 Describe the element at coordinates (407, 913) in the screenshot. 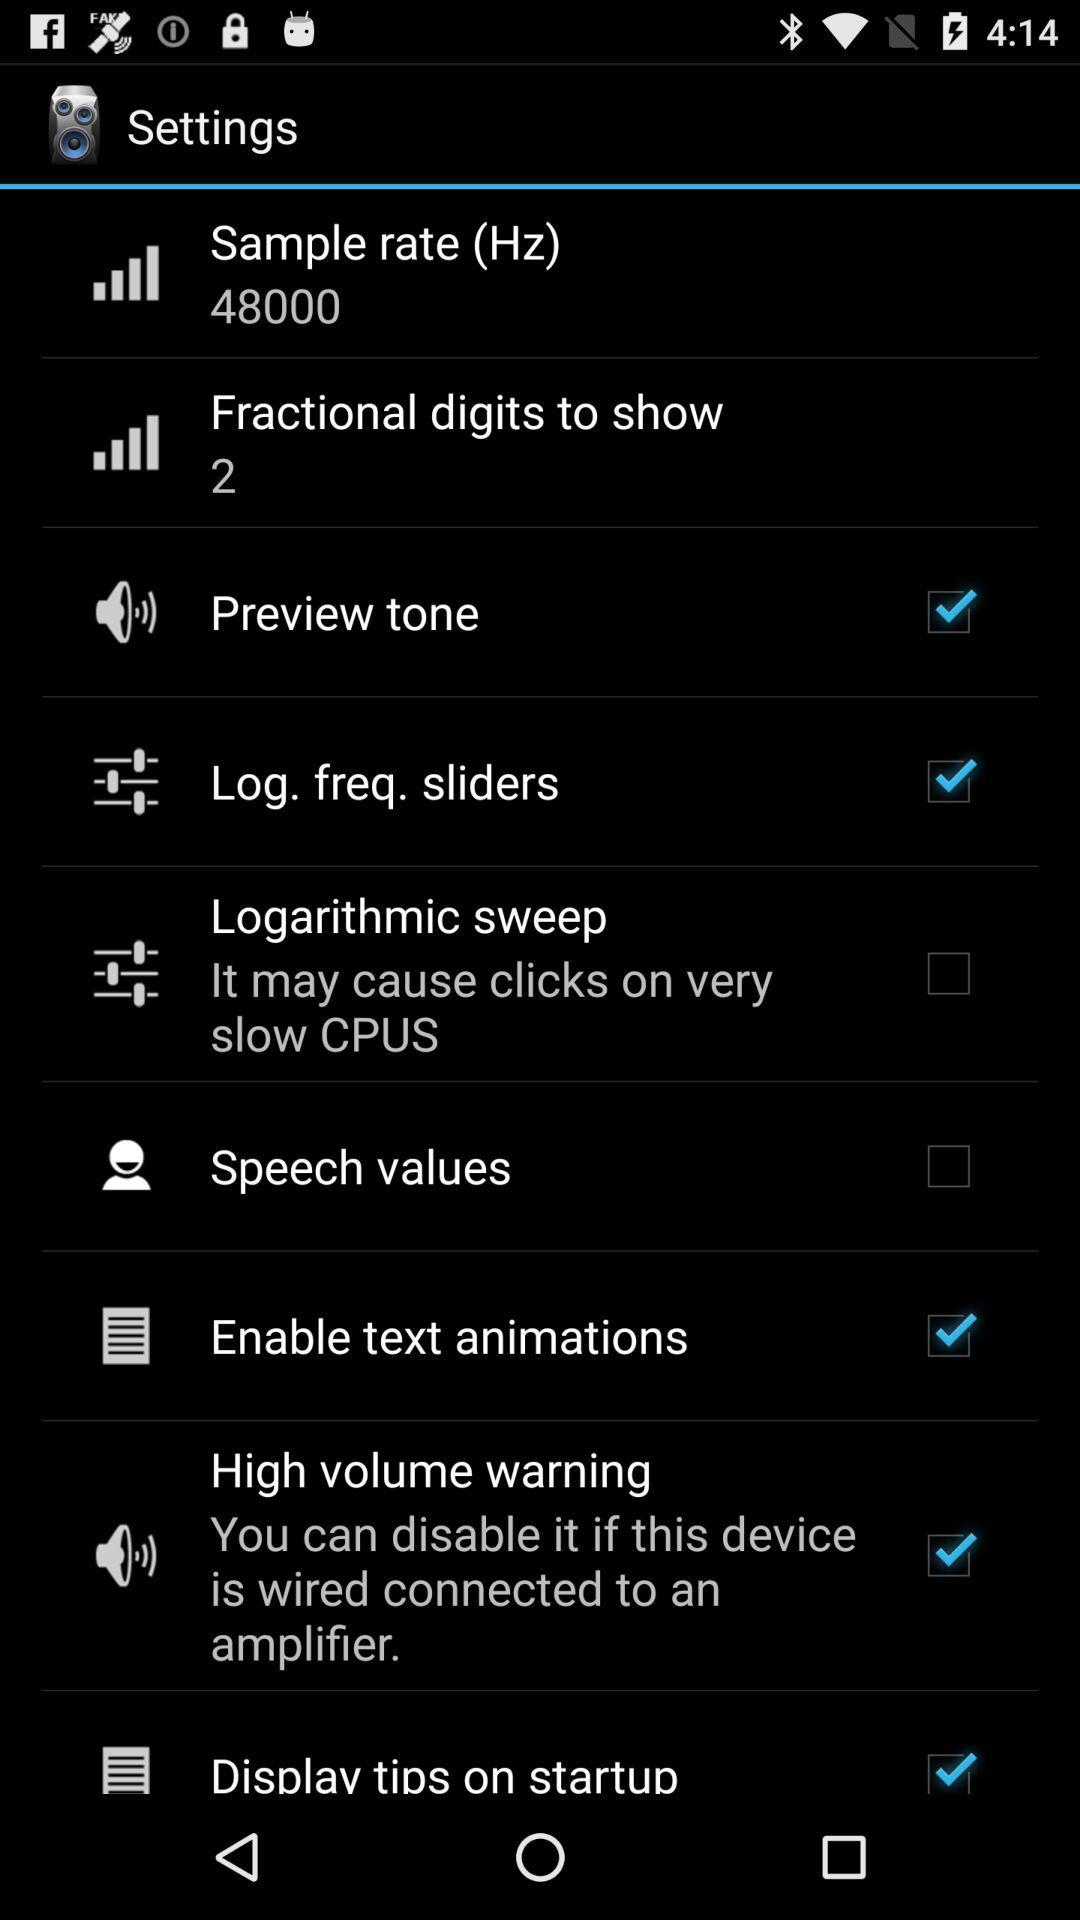

I see `the app below the log. freq. sliders icon` at that location.